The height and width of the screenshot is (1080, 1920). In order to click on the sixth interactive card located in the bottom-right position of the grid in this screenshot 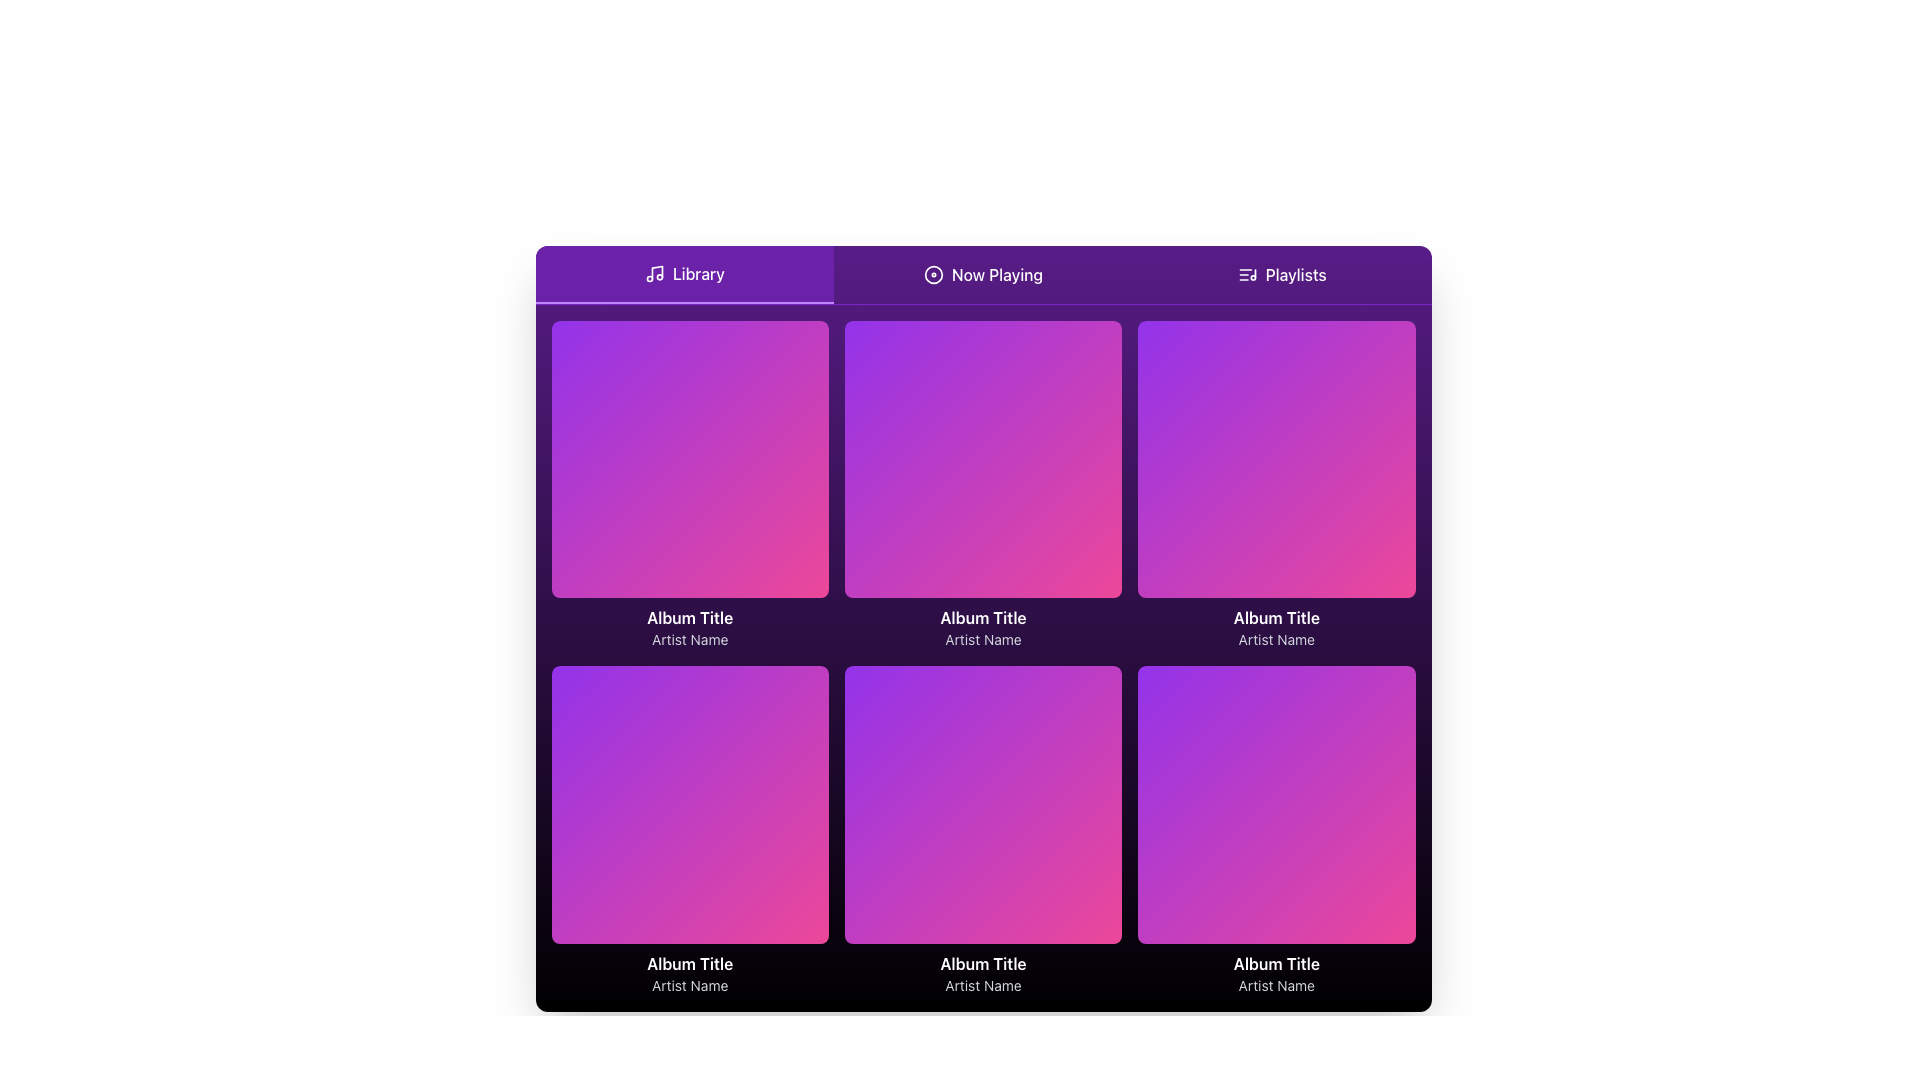, I will do `click(1275, 831)`.